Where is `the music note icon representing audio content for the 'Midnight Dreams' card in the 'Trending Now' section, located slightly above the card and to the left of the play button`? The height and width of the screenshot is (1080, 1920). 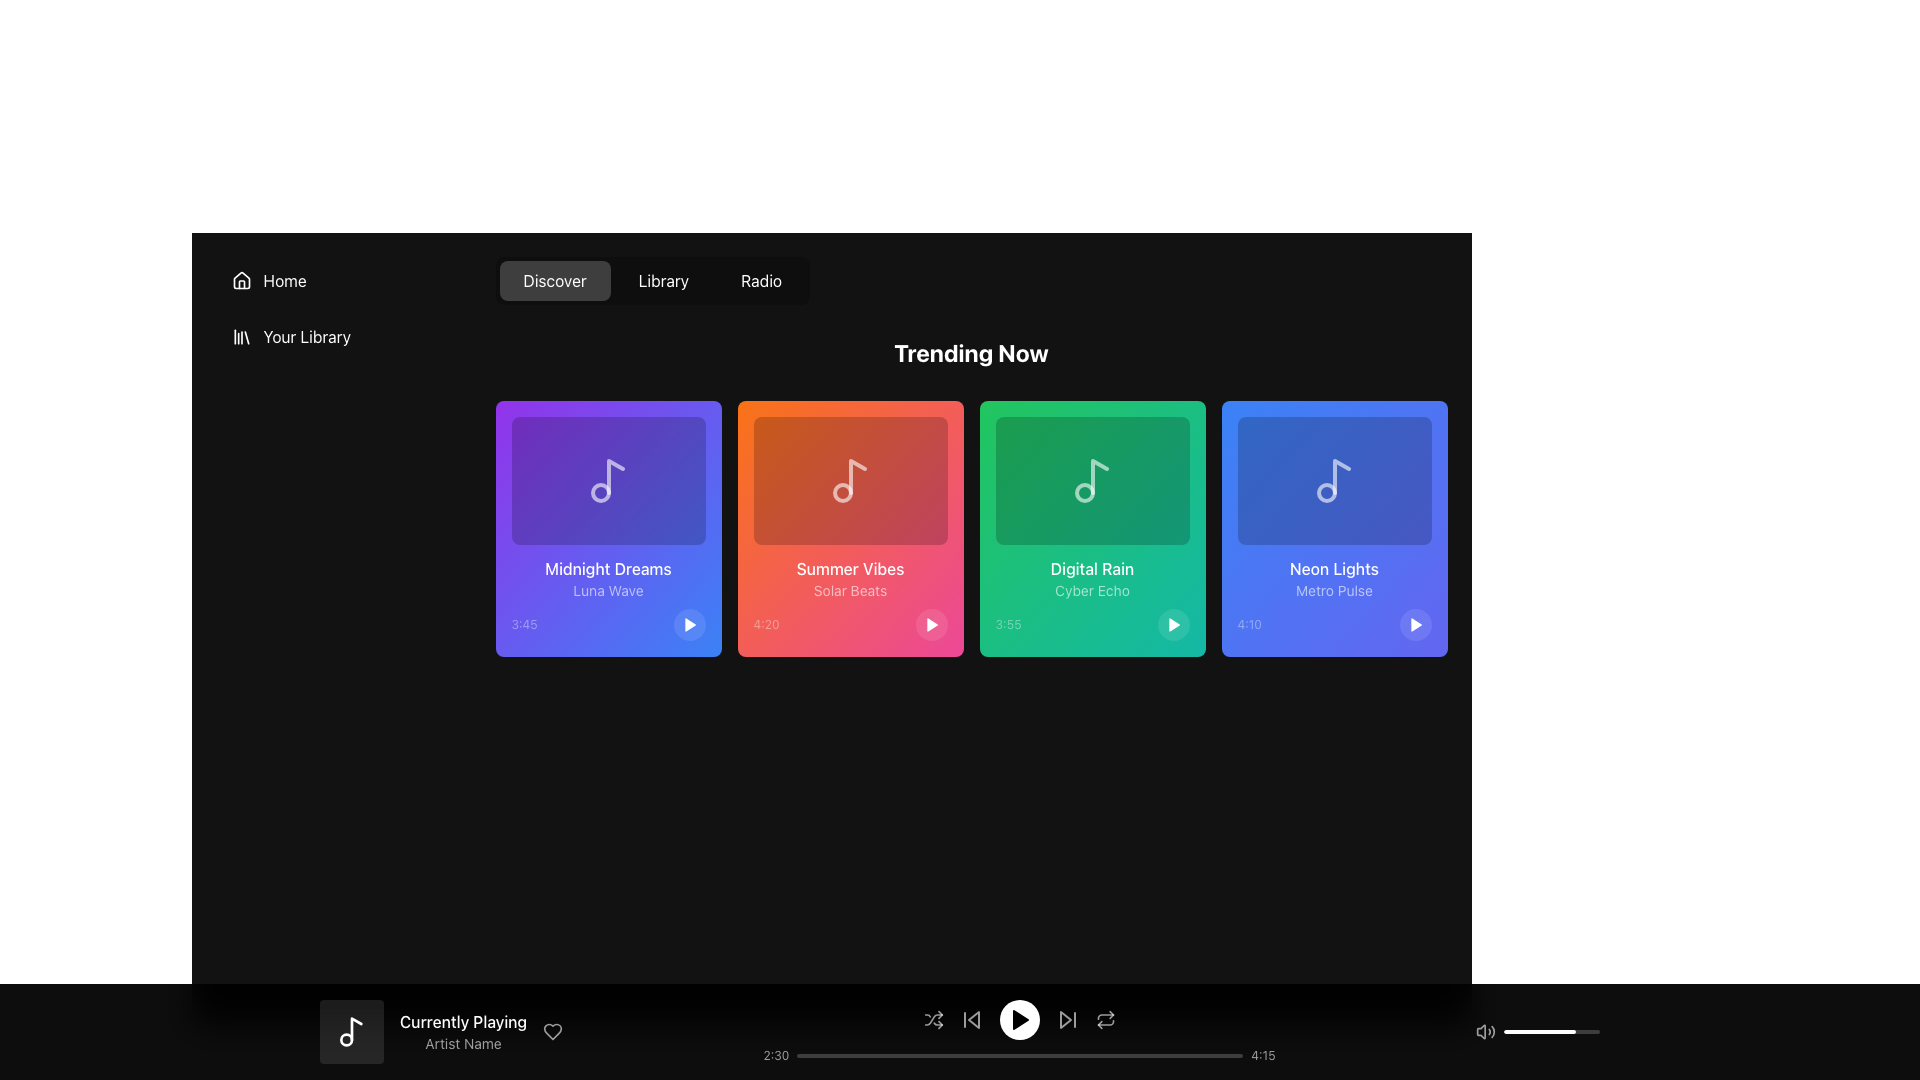 the music note icon representing audio content for the 'Midnight Dreams' card in the 'Trending Now' section, located slightly above the card and to the left of the play button is located at coordinates (614, 477).